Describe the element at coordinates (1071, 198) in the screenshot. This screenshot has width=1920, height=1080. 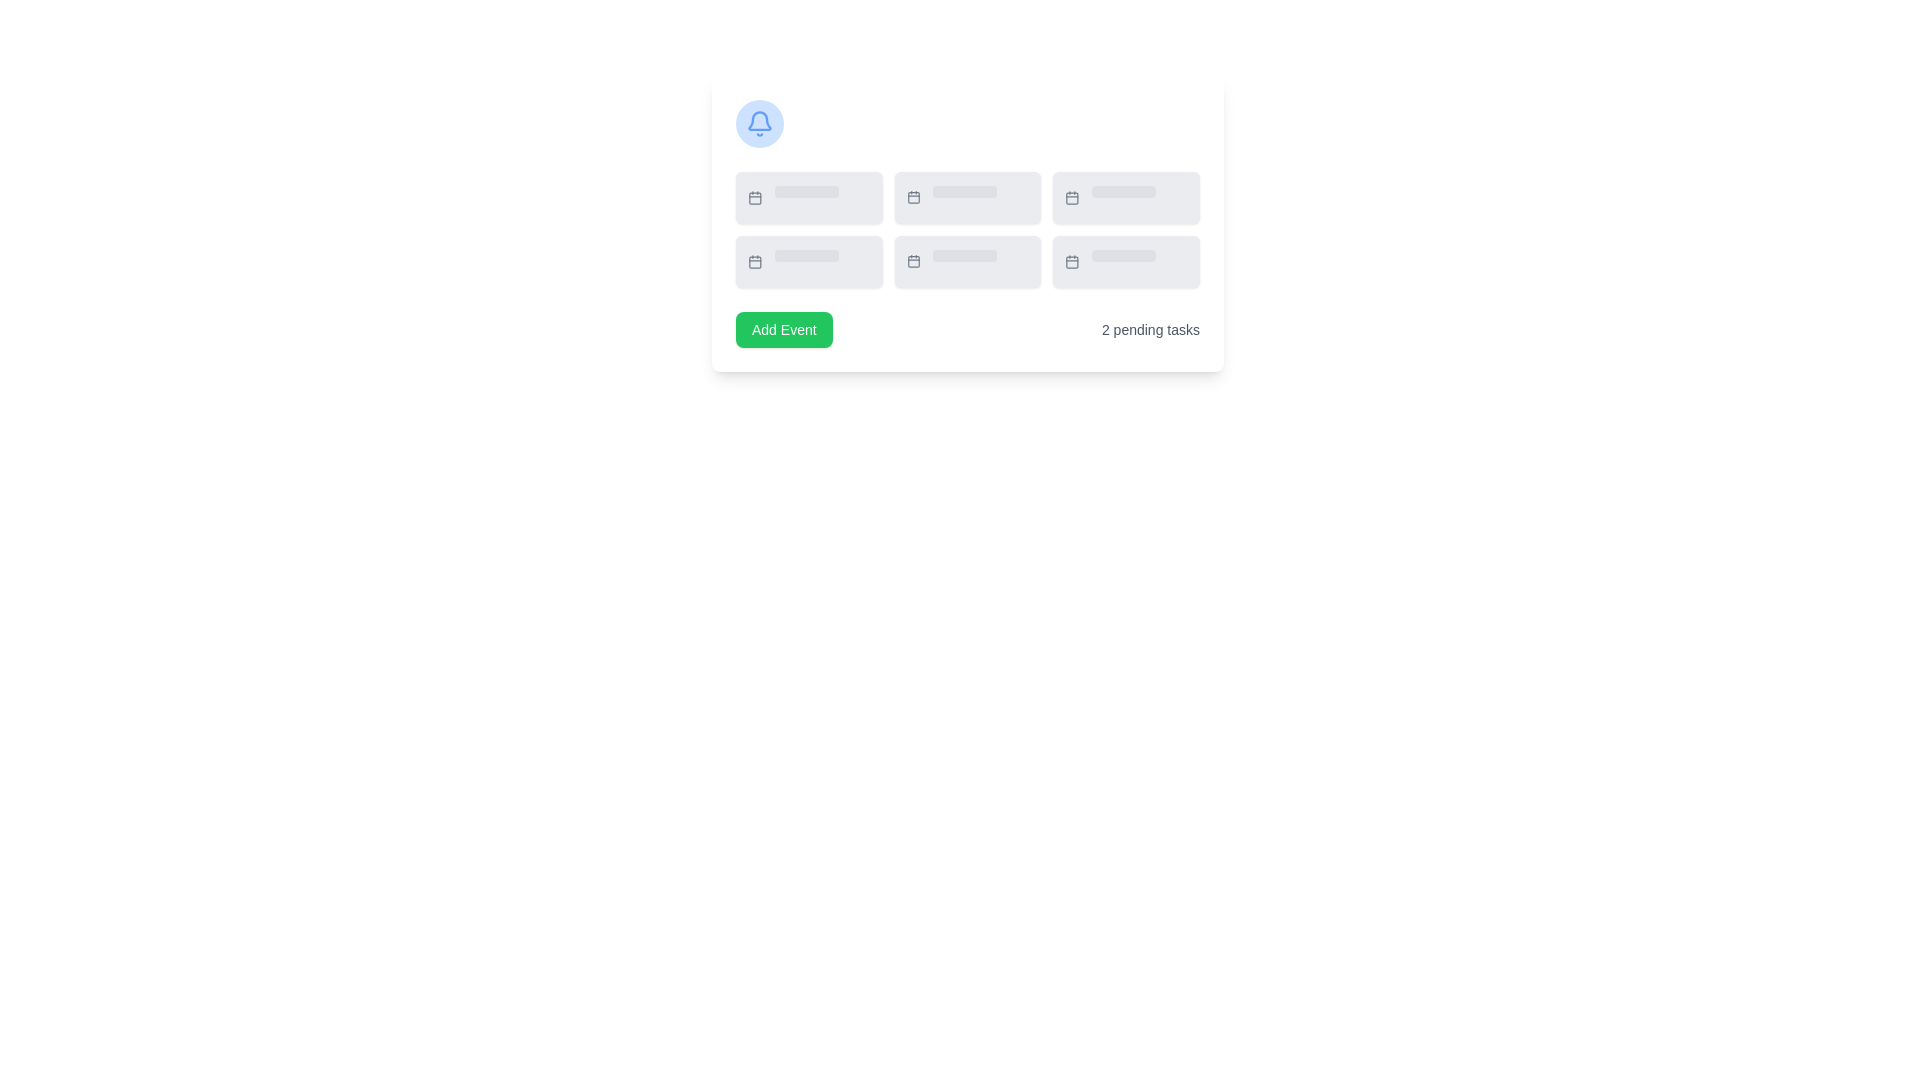
I see `the graphical component of the SVG calendar icon located in the upper right area of the calendar representation` at that location.